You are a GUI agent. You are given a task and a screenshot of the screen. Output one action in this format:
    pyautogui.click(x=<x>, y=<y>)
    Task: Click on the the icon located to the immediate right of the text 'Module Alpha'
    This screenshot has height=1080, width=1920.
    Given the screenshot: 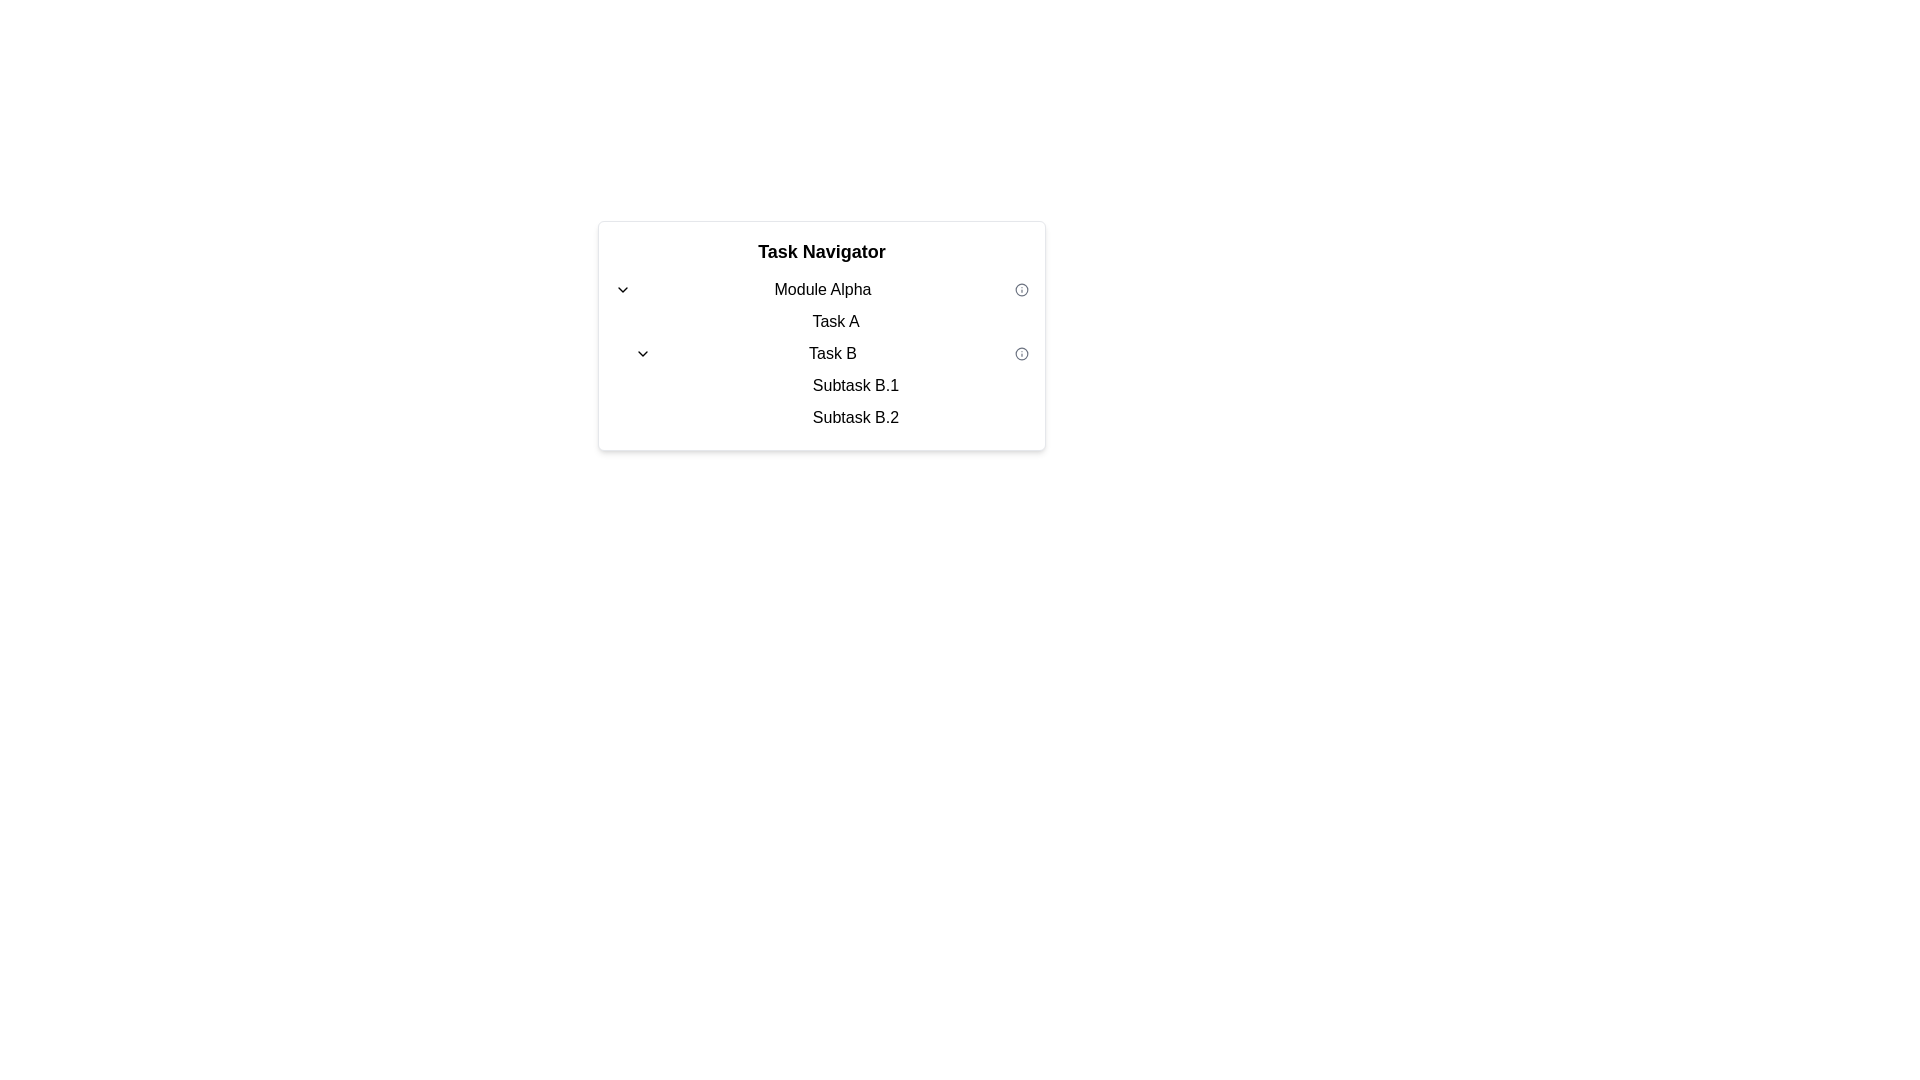 What is the action you would take?
    pyautogui.click(x=1022, y=289)
    